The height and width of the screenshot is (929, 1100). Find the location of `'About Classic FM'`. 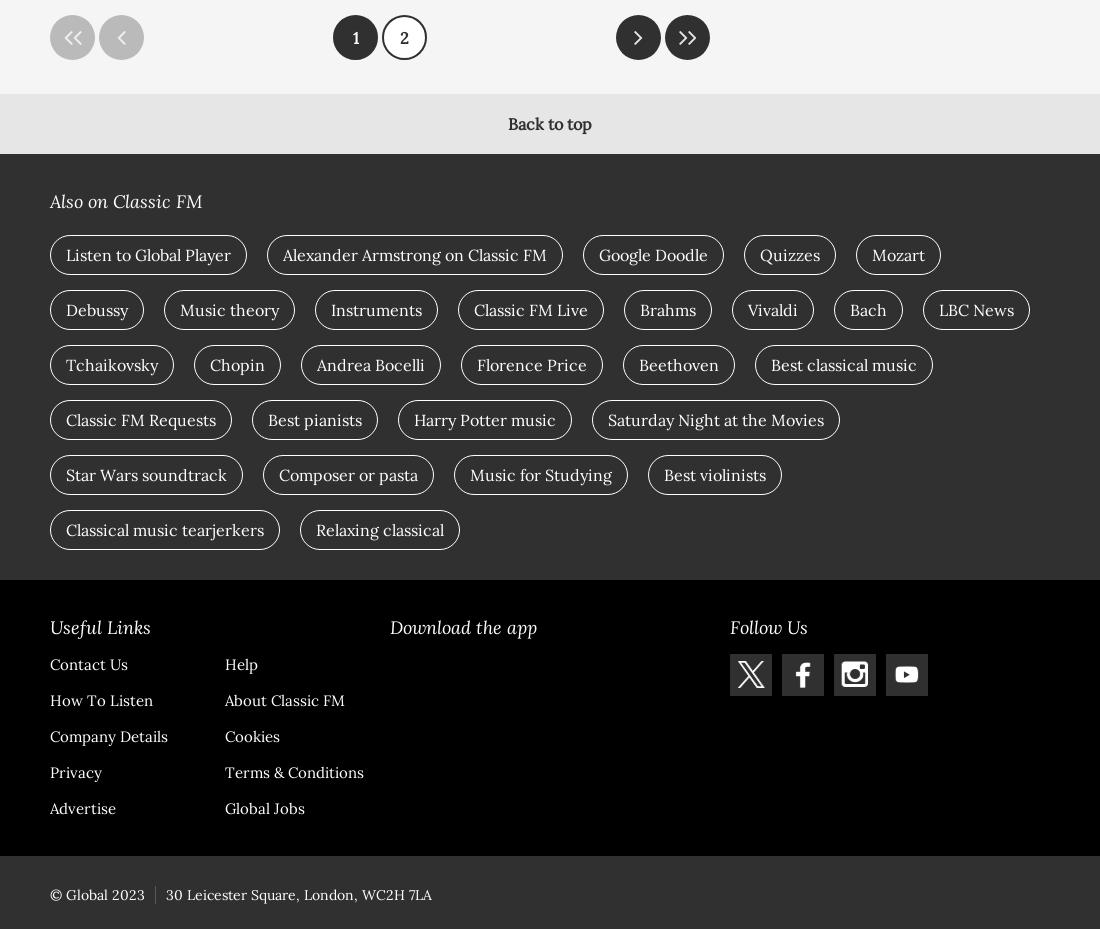

'About Classic FM' is located at coordinates (284, 699).